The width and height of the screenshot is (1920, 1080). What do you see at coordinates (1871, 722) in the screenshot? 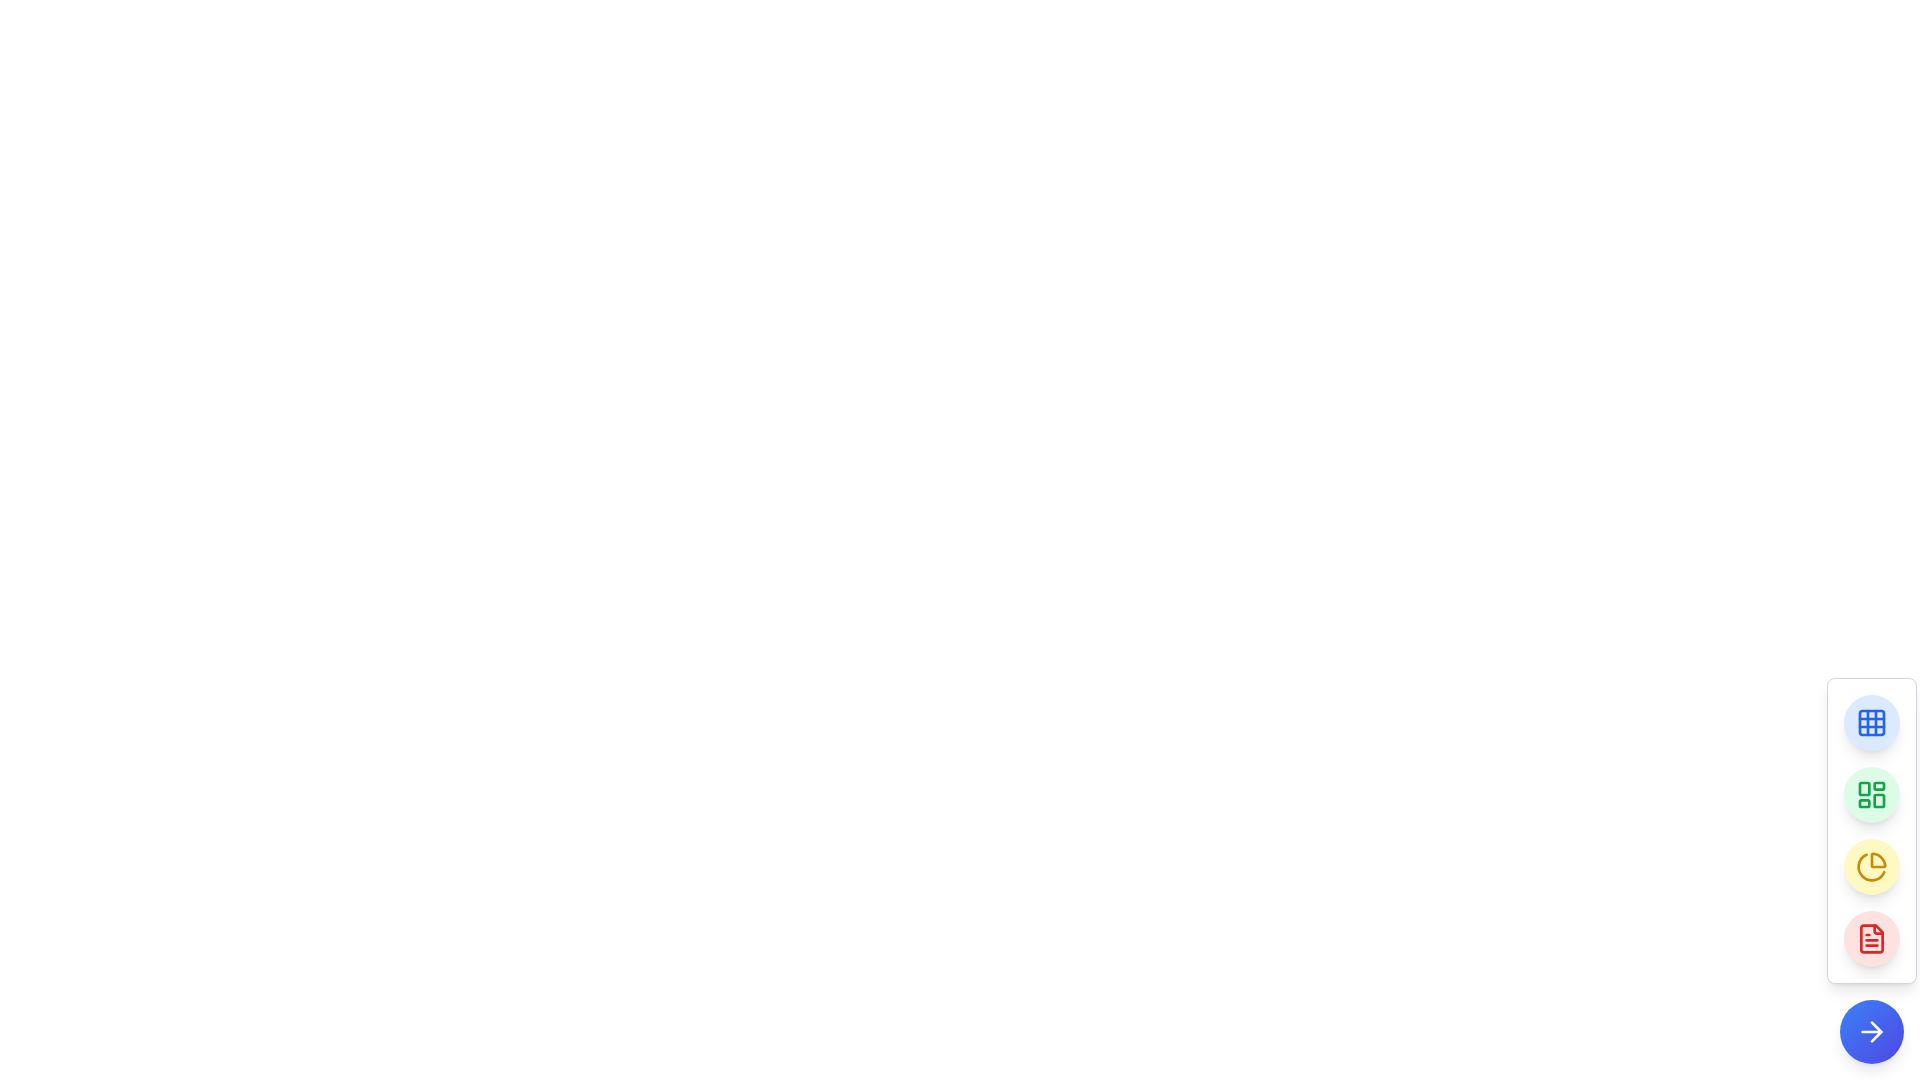
I see `the top-left cell of the grid represented by a small rounded rectangle with a 2-pixel radius at the corners` at bounding box center [1871, 722].